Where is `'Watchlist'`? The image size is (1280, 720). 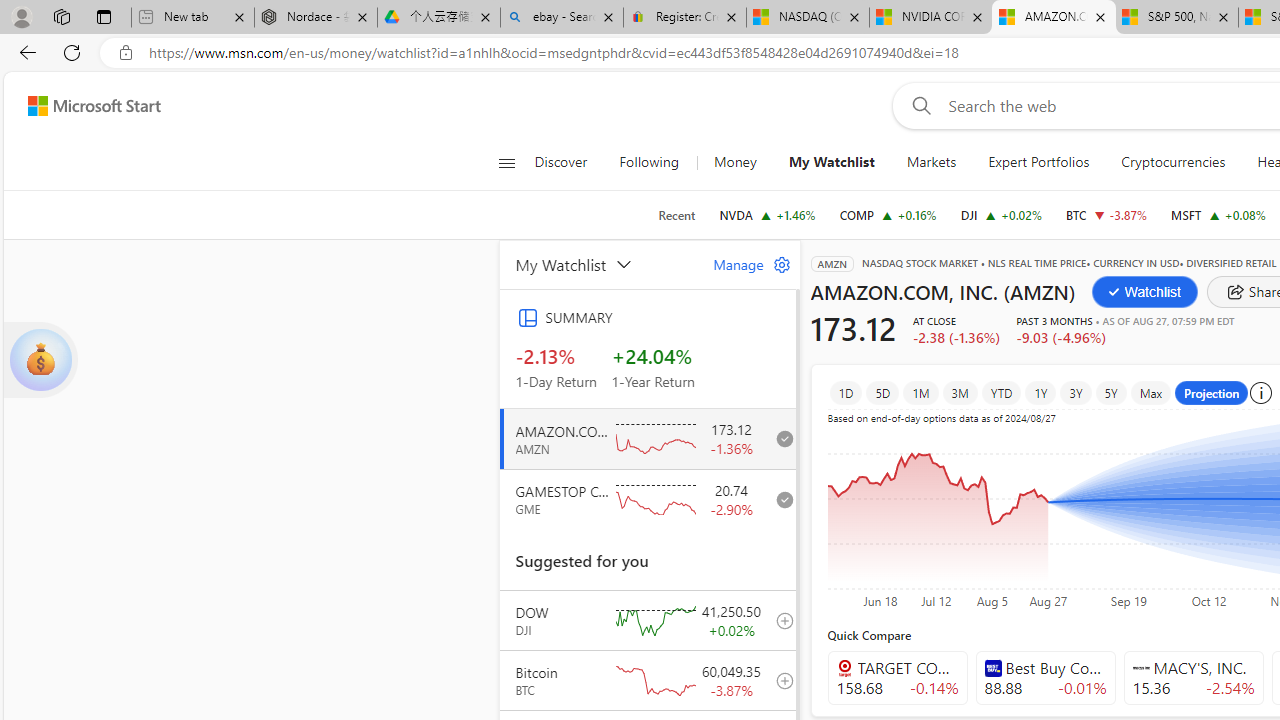 'Watchlist' is located at coordinates (1144, 291).